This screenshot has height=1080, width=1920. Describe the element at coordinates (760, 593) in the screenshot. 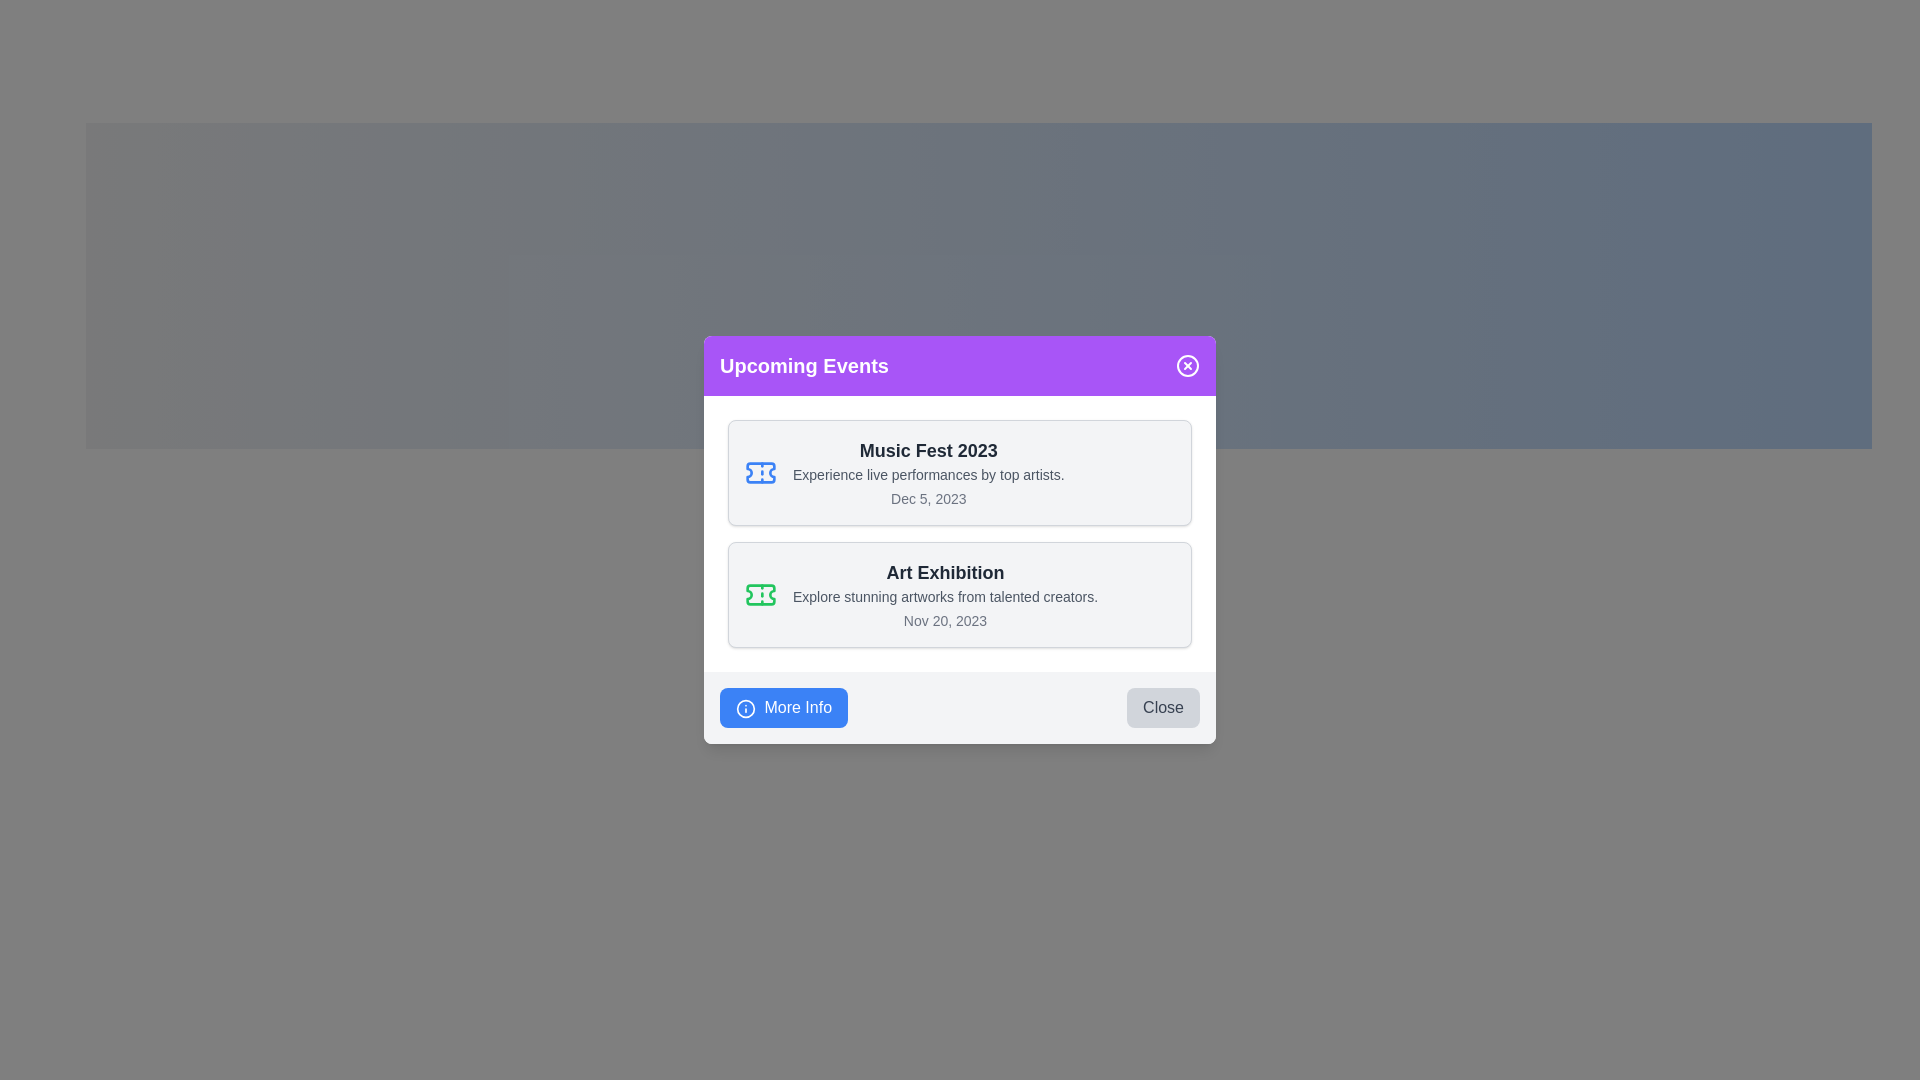

I see `the green ticket-like icon located to the left of the 'Art Exhibition' event description in the 'Upcoming Events' section` at that location.